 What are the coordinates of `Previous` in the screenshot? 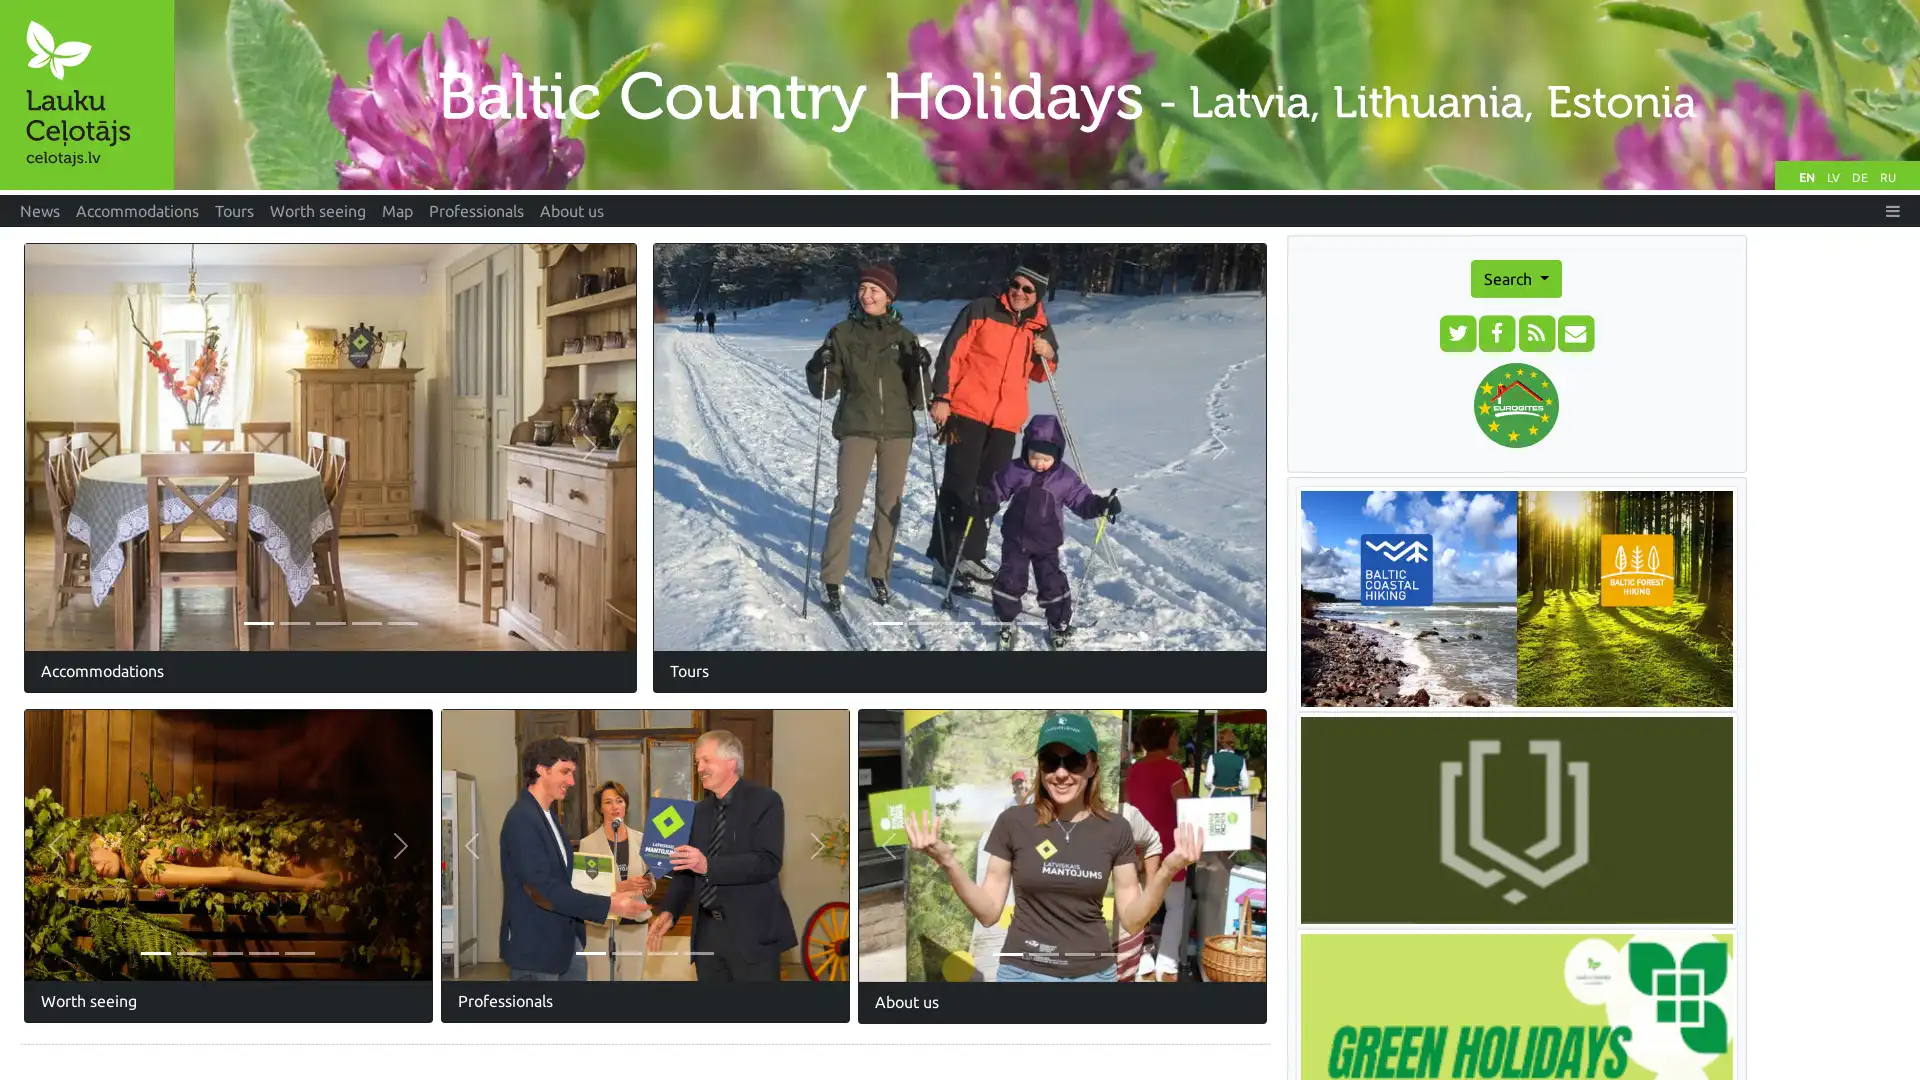 It's located at (887, 845).